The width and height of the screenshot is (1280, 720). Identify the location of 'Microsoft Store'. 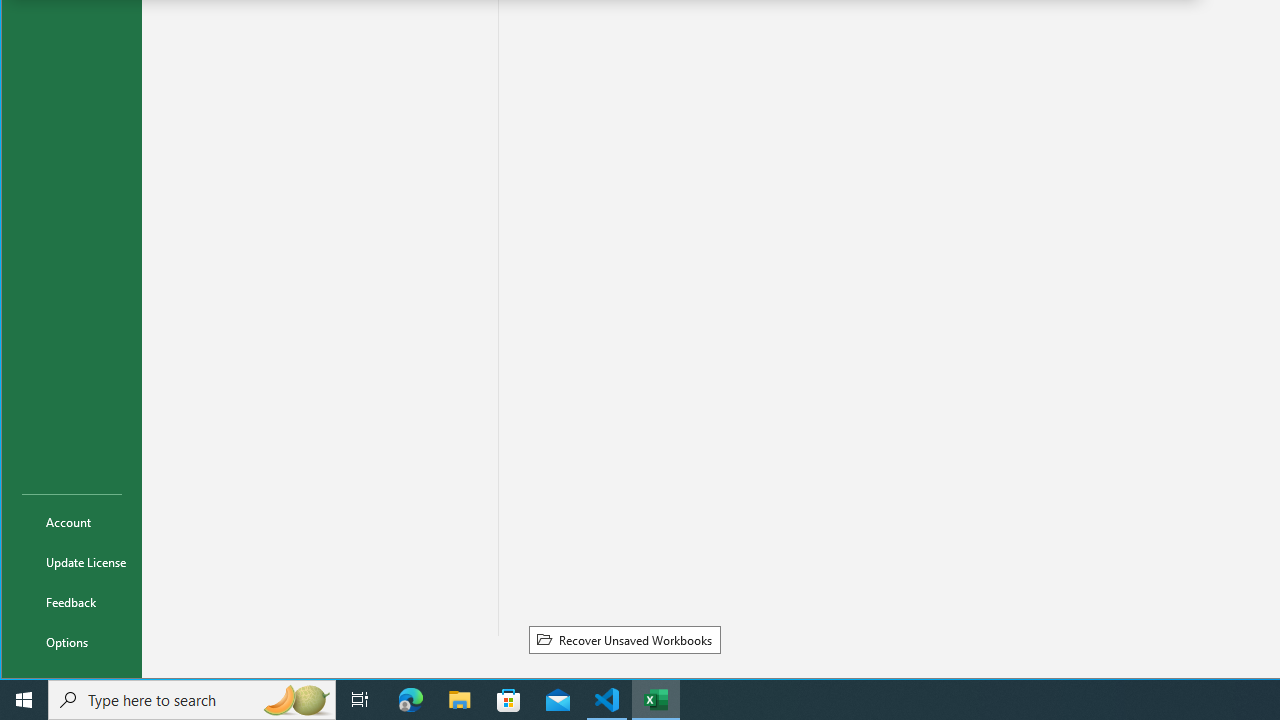
(509, 698).